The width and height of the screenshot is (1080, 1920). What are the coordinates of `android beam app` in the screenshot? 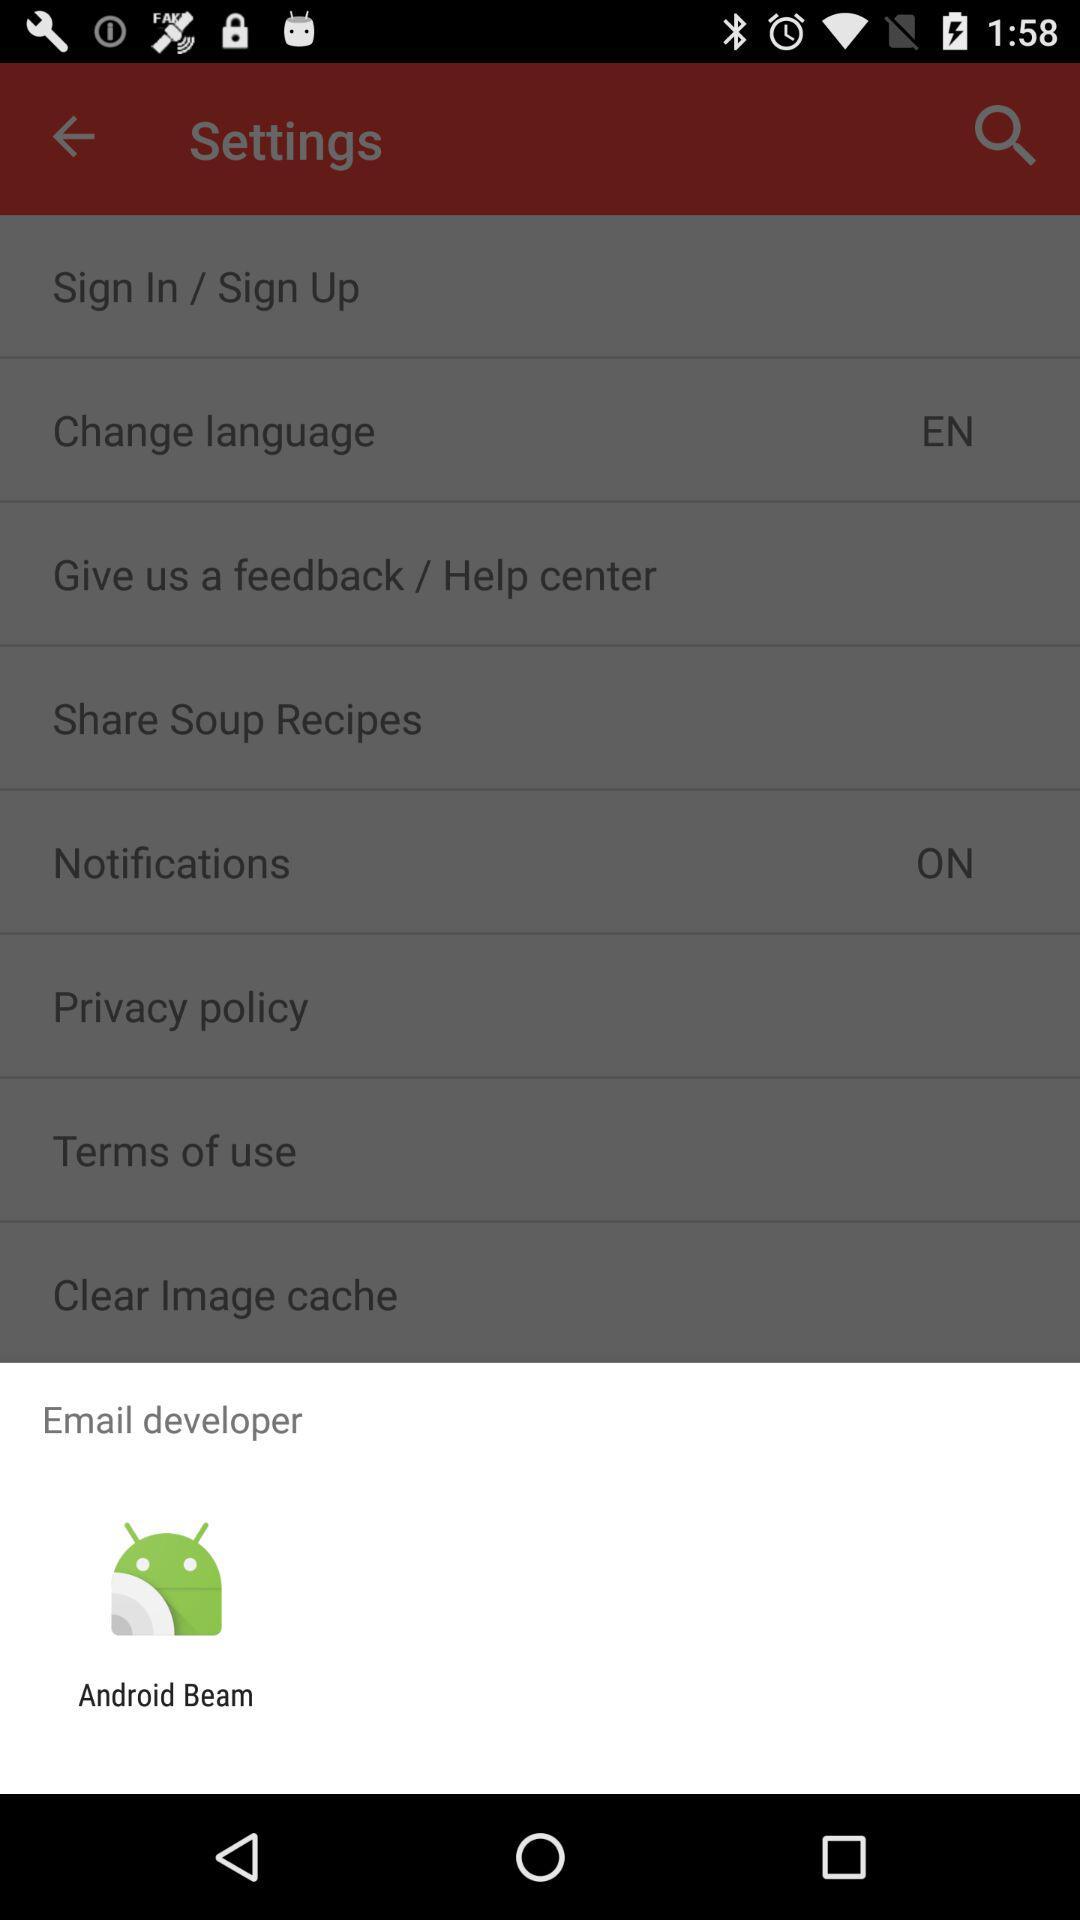 It's located at (165, 1711).